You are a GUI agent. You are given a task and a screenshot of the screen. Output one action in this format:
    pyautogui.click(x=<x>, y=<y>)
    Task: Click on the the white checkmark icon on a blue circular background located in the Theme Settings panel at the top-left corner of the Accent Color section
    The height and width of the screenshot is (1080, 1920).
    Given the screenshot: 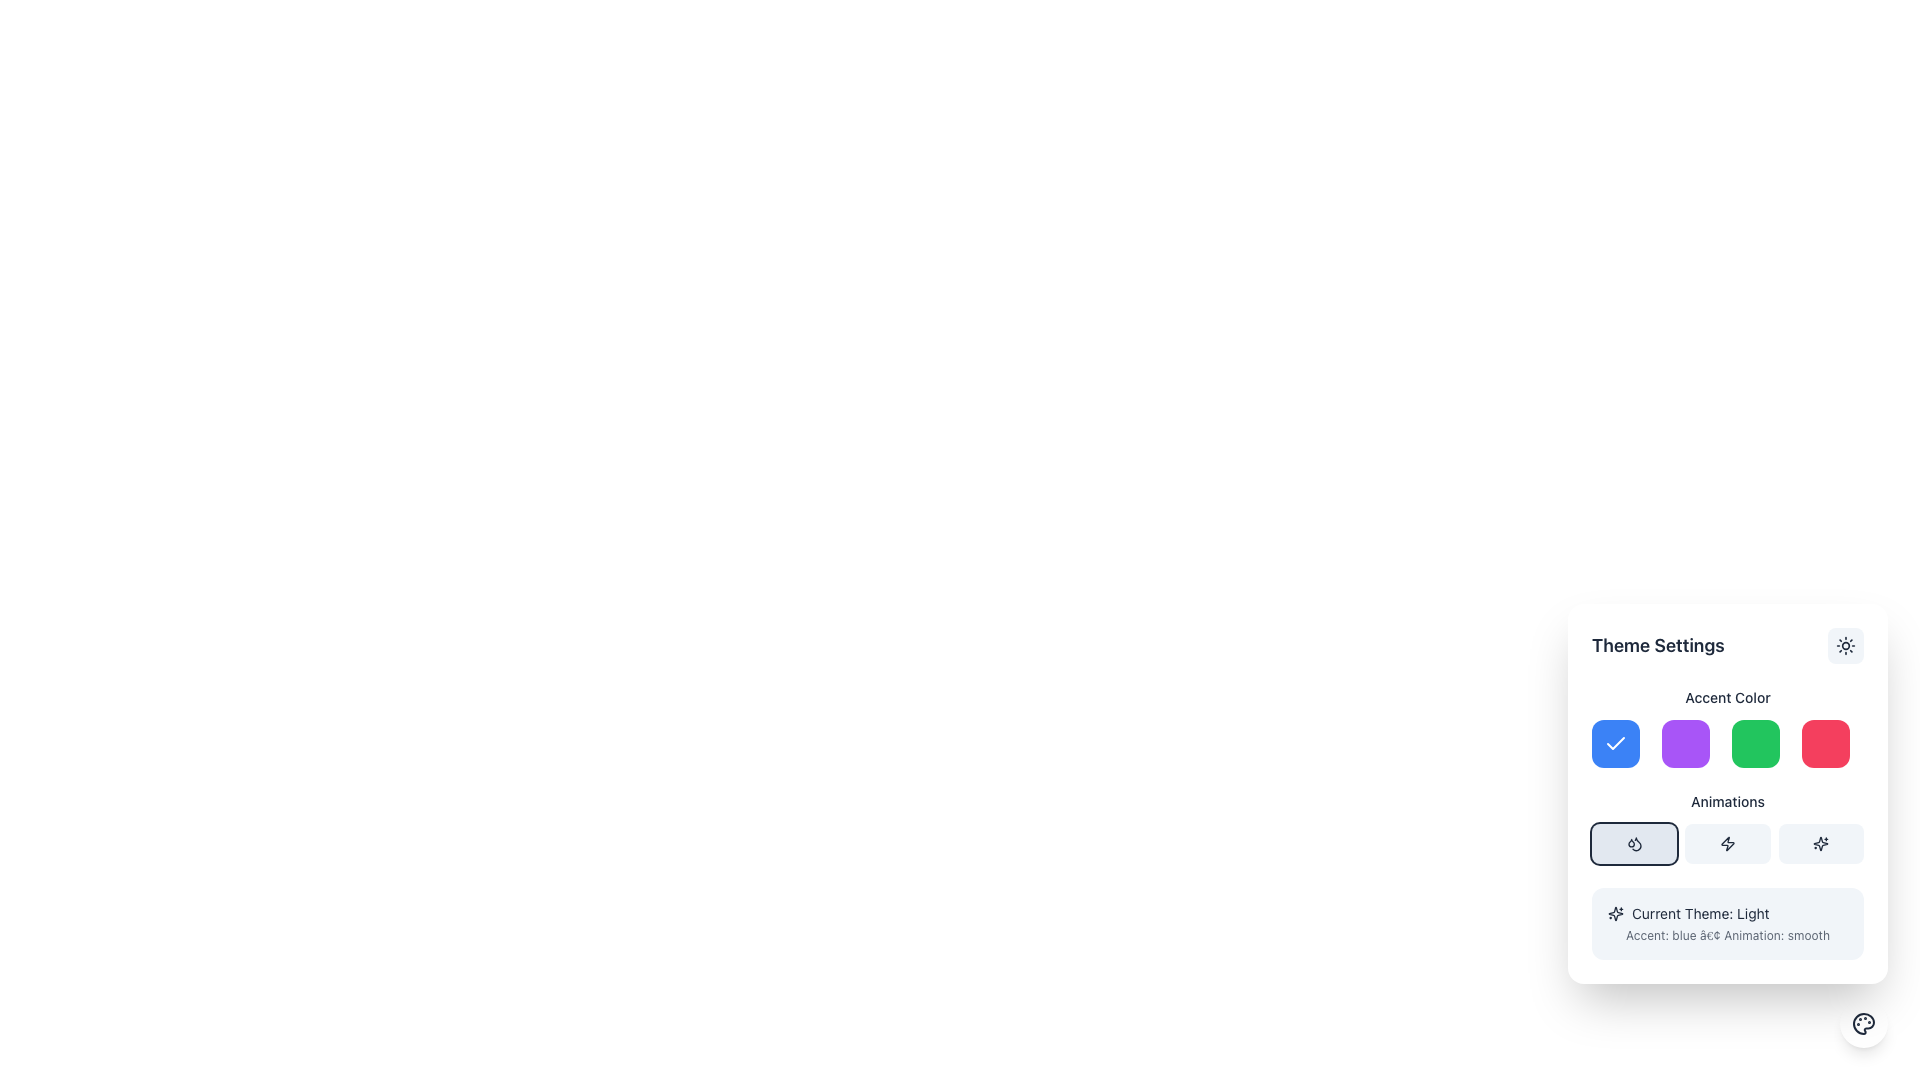 What is the action you would take?
    pyautogui.click(x=1616, y=744)
    